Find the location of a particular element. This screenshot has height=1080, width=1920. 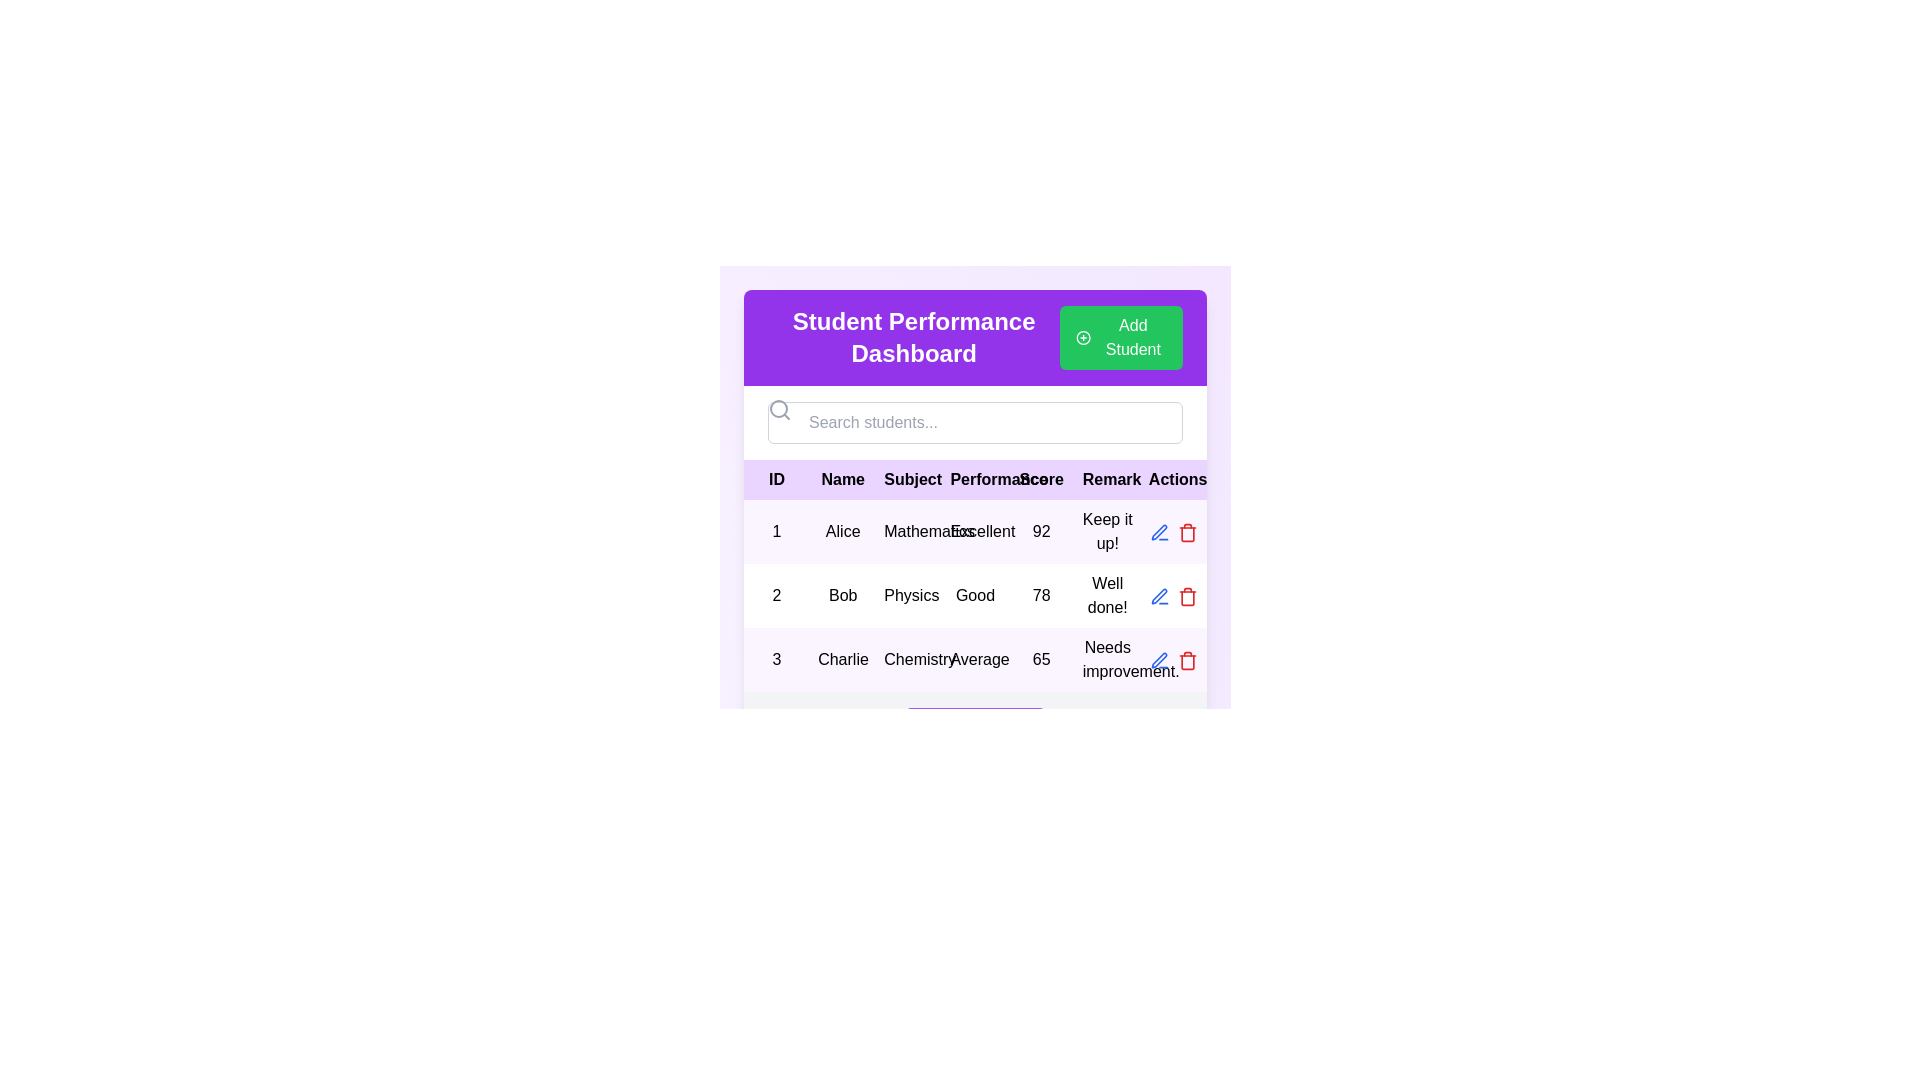

the feedback text element in the last cell of the 'Remarks' column for student 'Charlie' in Chemistry, which indicates areas for improvement is located at coordinates (1106, 659).